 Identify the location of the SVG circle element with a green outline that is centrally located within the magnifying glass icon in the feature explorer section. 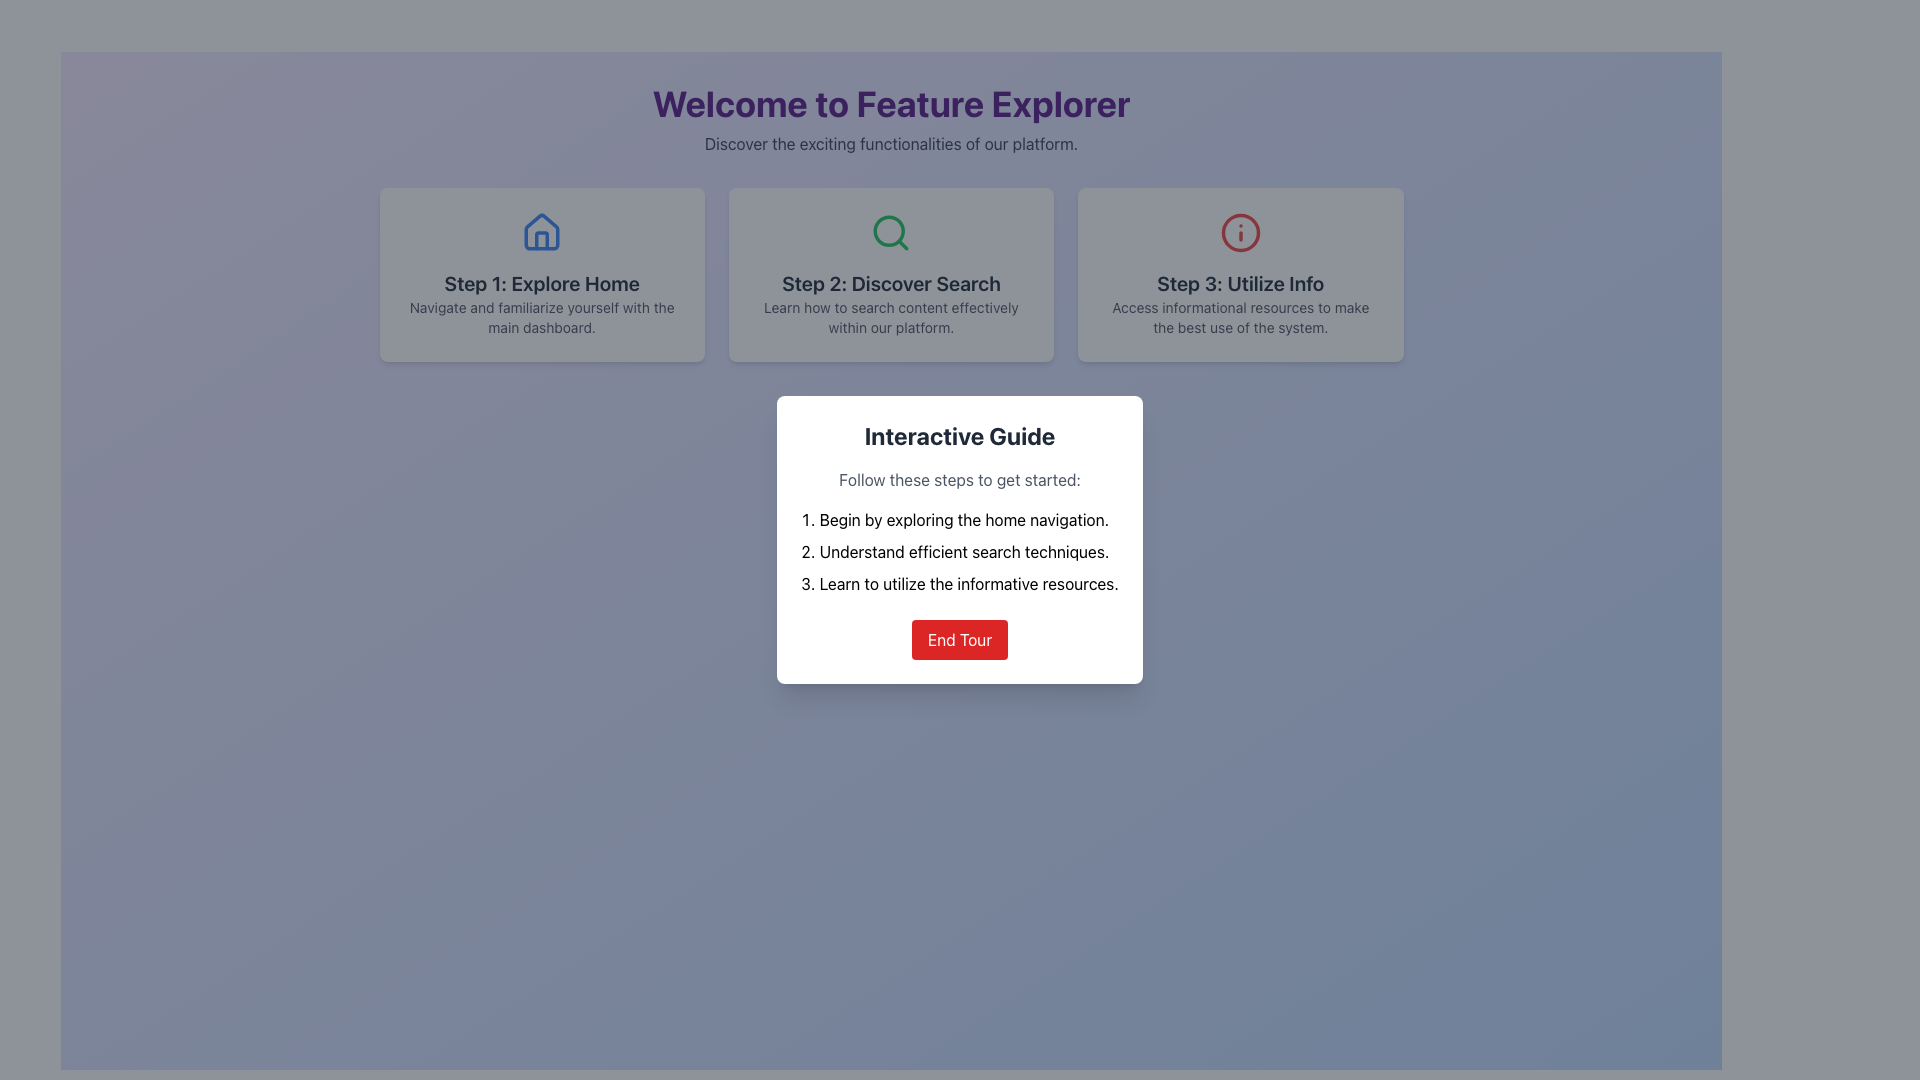
(888, 230).